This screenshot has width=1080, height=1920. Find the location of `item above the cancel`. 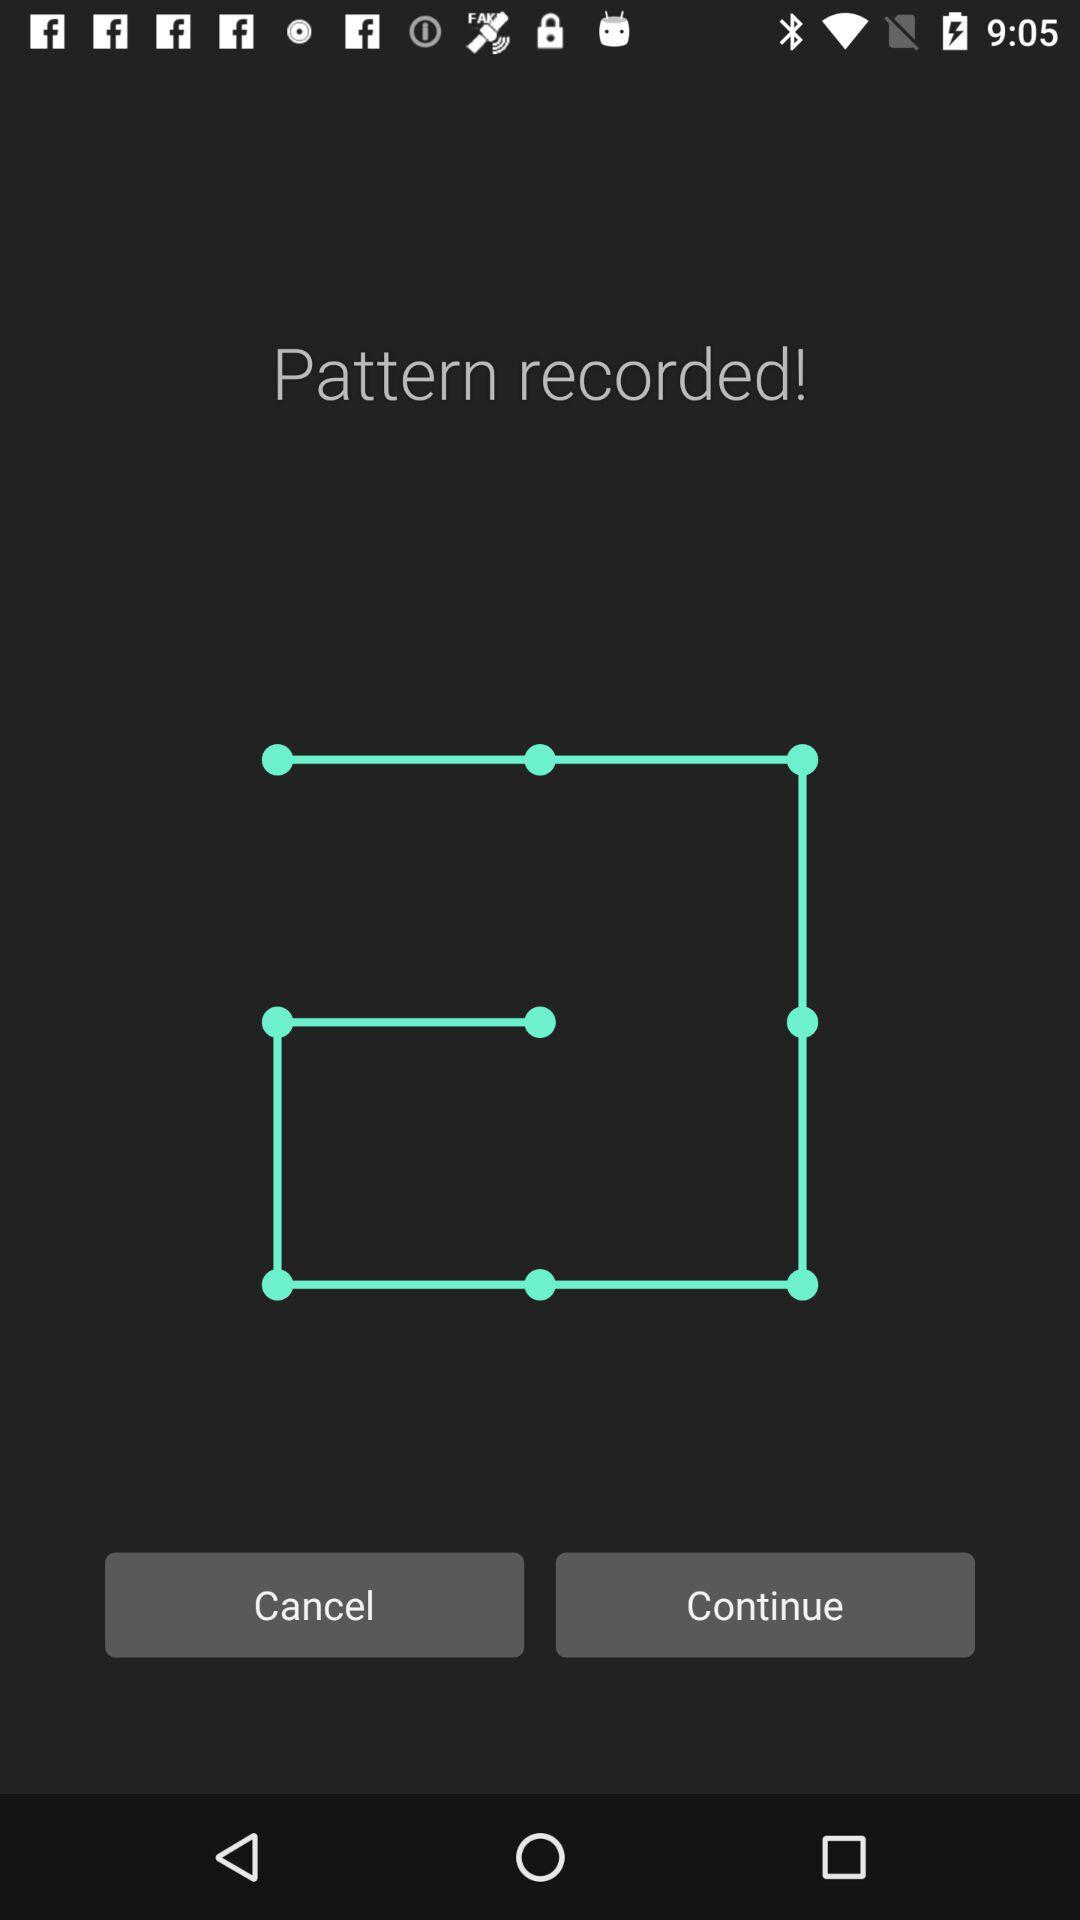

item above the cancel is located at coordinates (540, 1022).